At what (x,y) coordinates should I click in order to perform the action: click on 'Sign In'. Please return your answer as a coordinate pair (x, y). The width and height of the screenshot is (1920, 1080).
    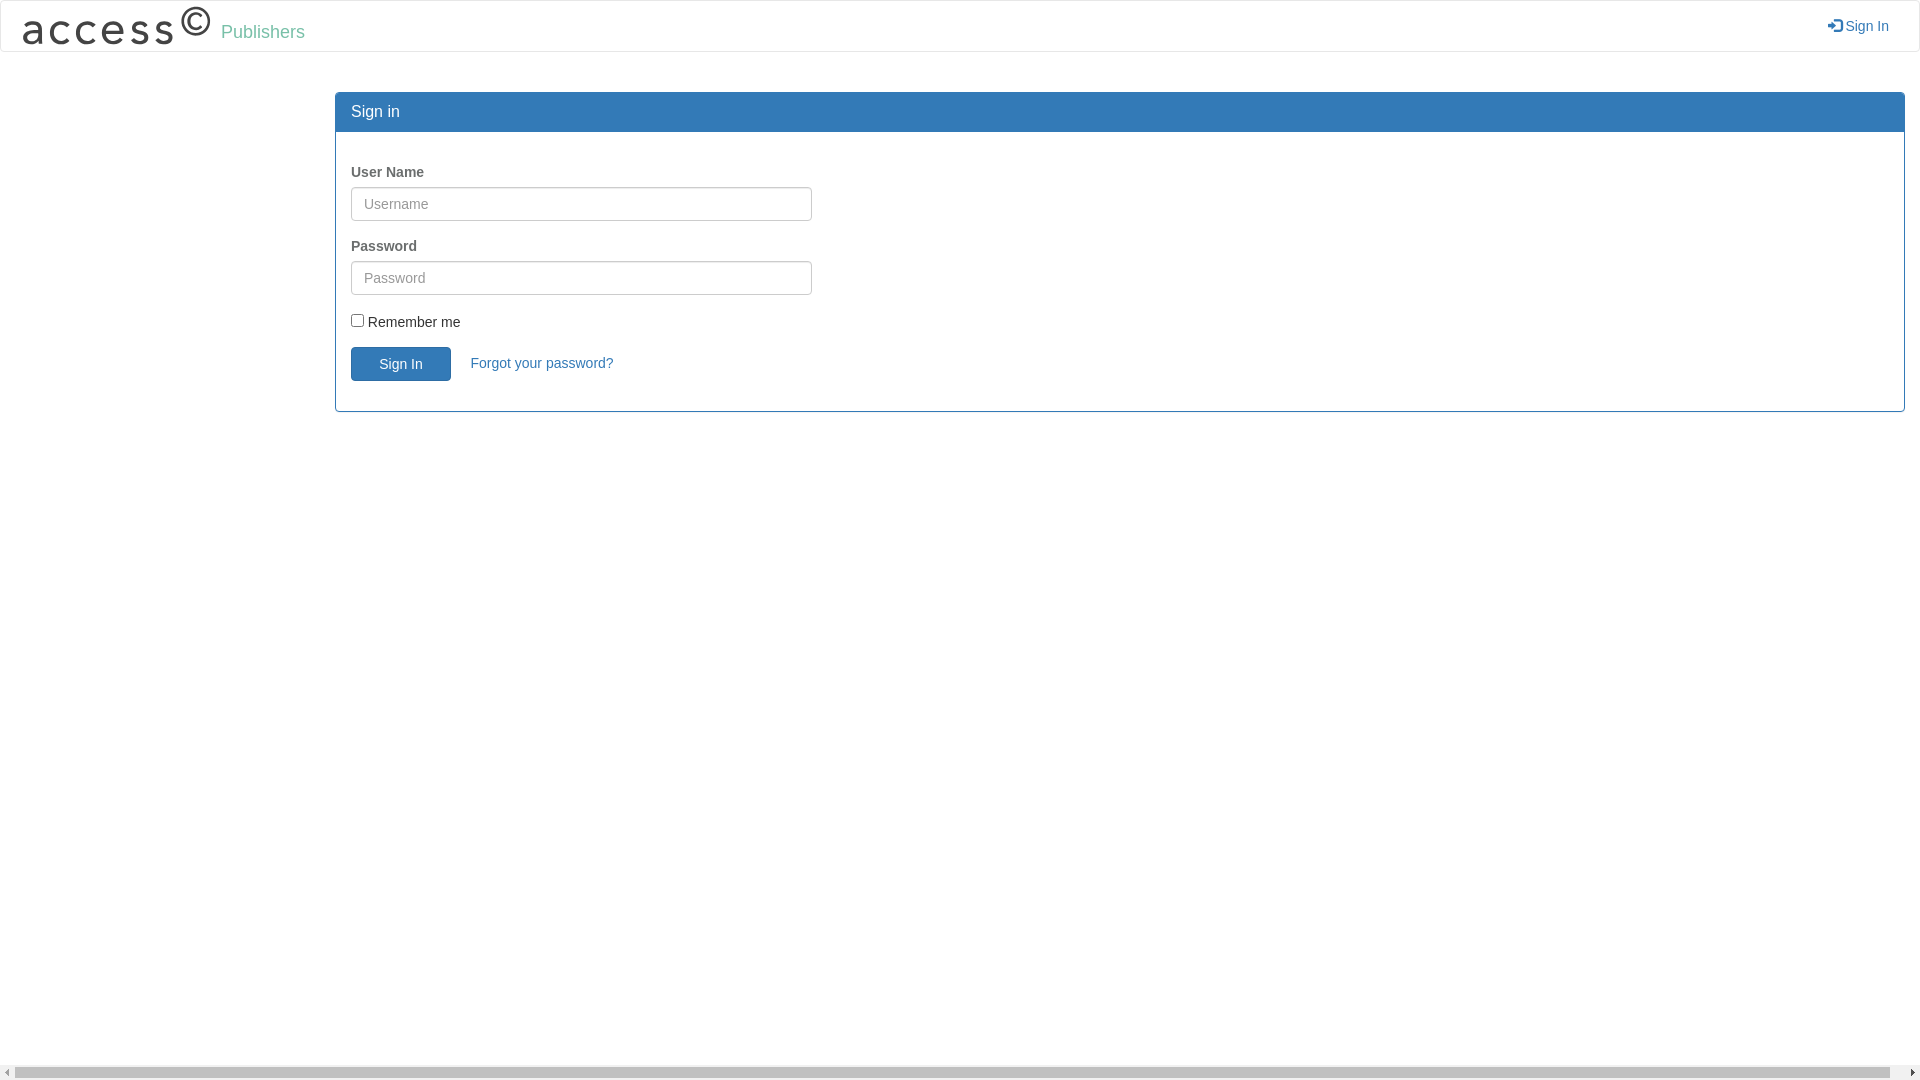
    Looking at the image, I should click on (1857, 26).